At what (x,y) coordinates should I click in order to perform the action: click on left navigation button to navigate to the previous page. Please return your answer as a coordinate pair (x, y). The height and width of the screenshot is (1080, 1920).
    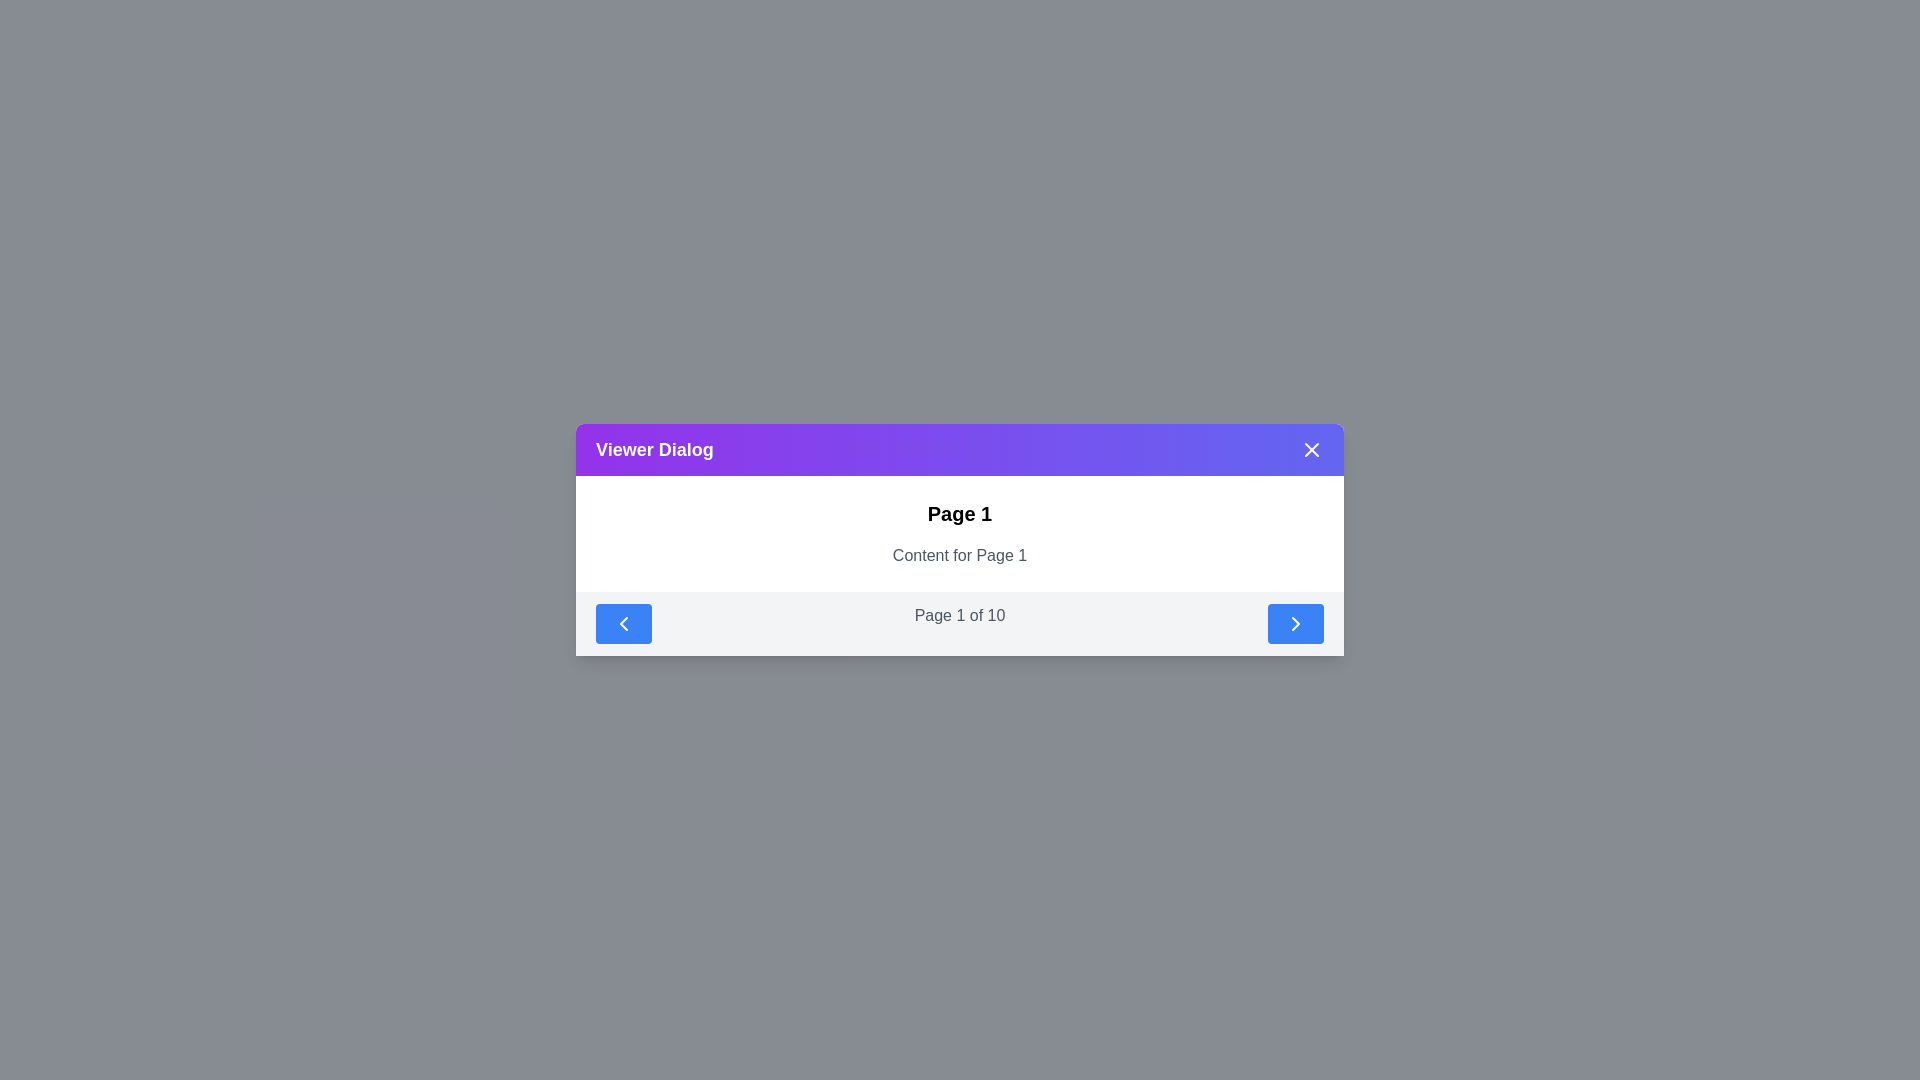
    Looking at the image, I should click on (623, 623).